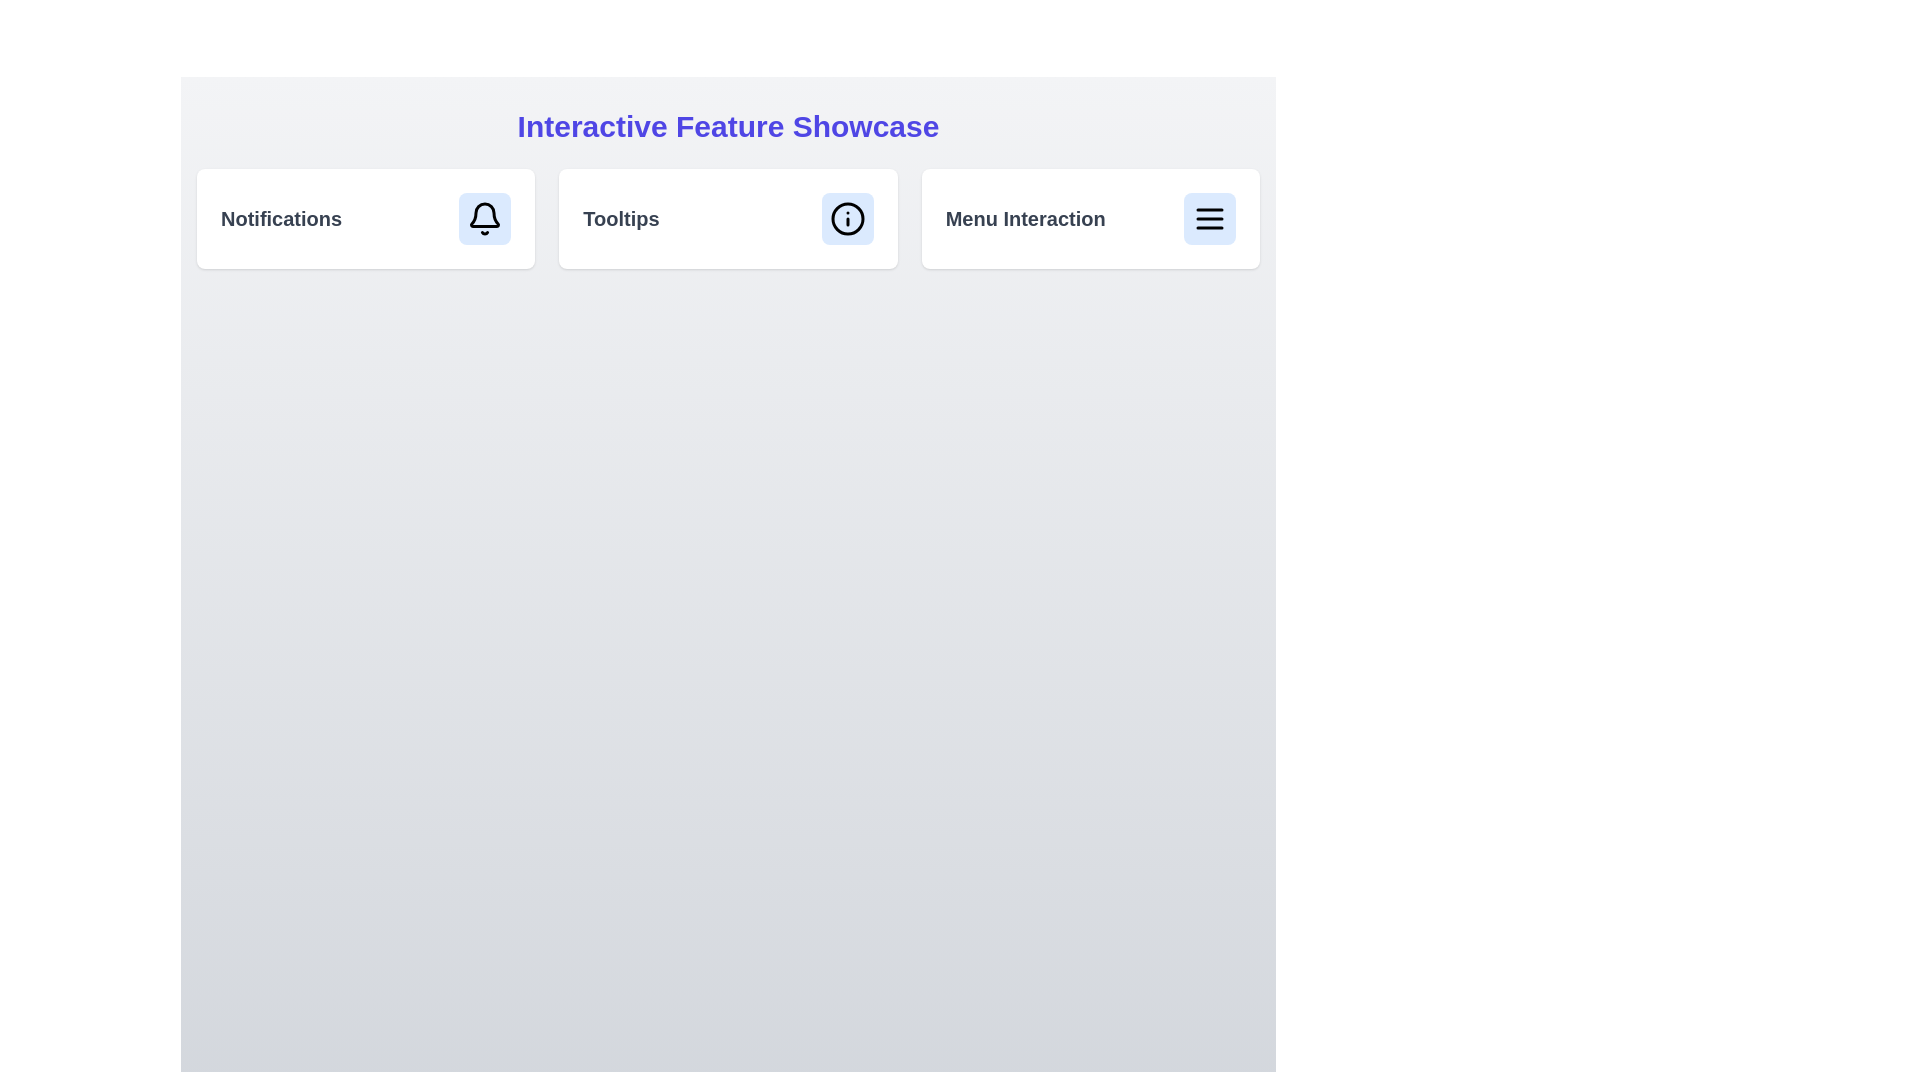  Describe the element at coordinates (847, 219) in the screenshot. I see `the information icon, which is a dark circle with a lowercase 'i' inside, located at the center of the second segment labeled 'Tooltips'` at that location.